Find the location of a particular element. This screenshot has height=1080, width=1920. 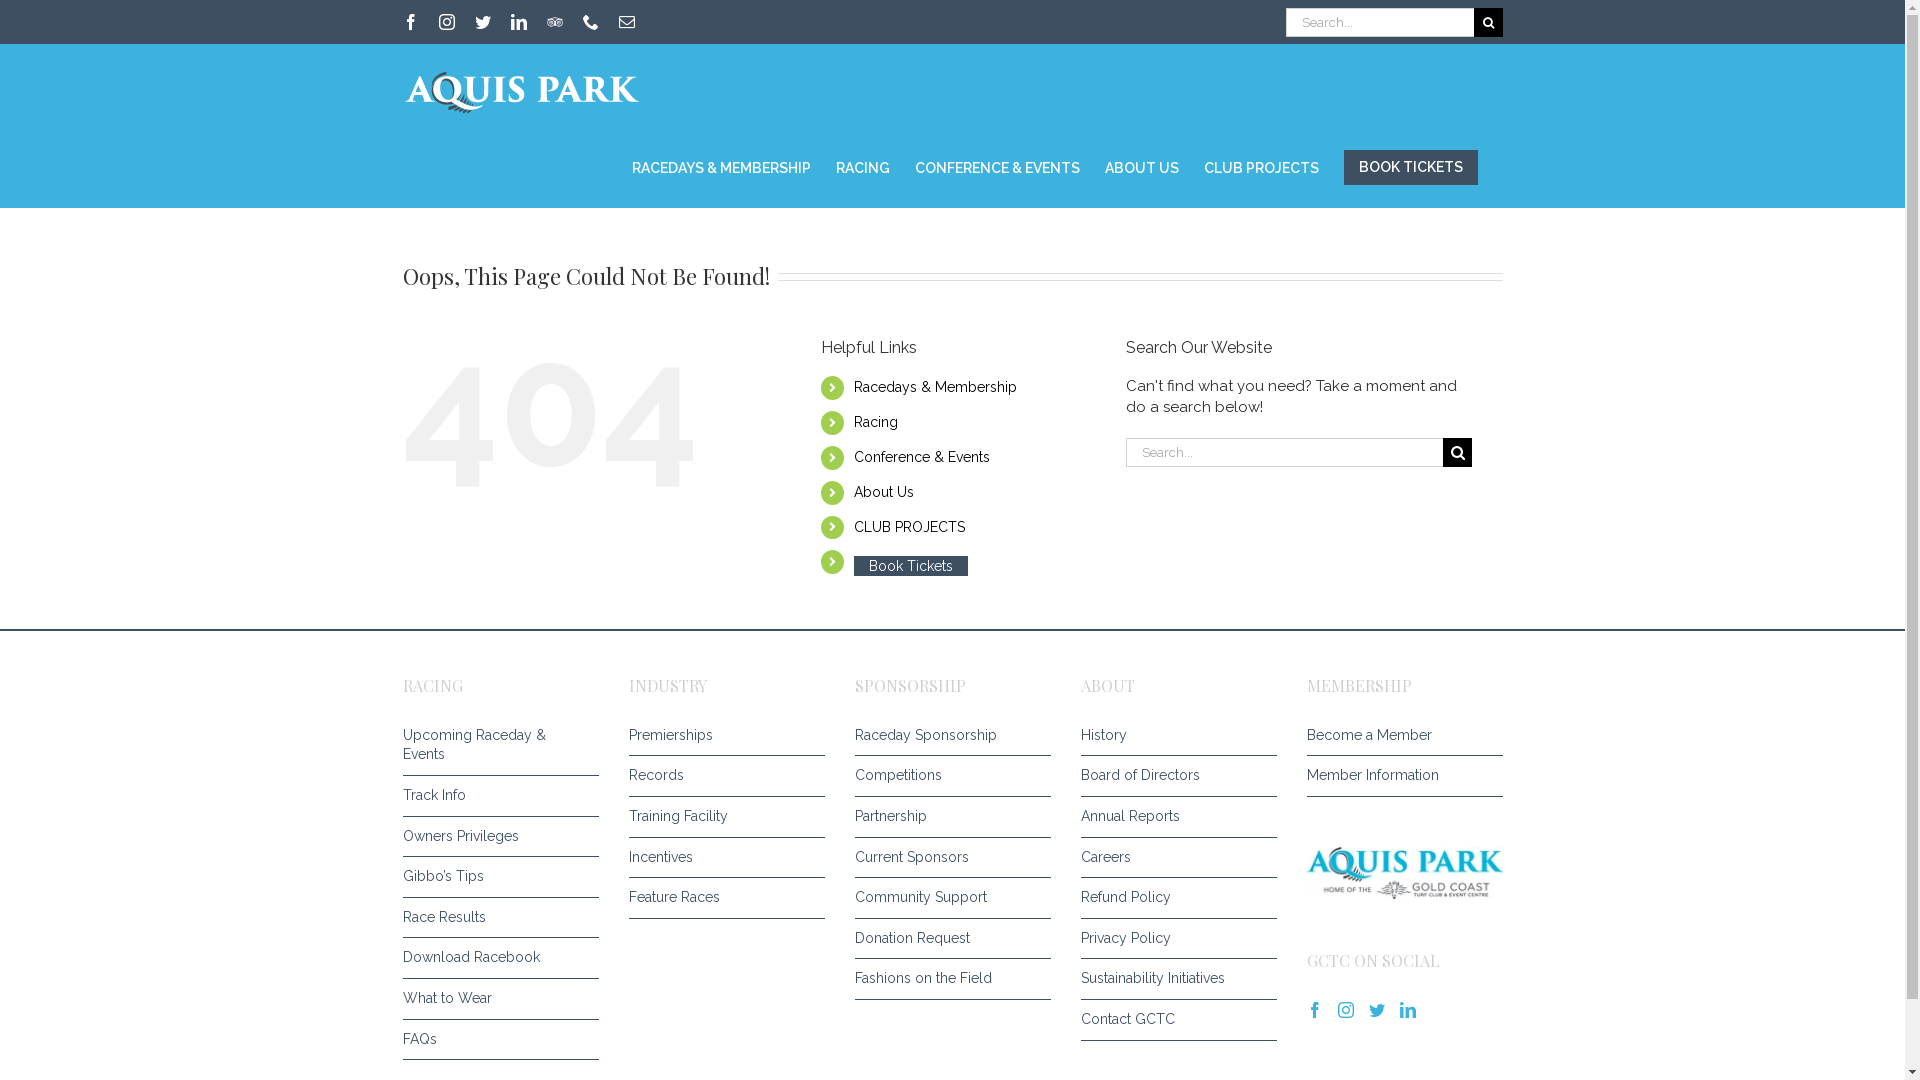

'Incentives' is located at coordinates (720, 856).